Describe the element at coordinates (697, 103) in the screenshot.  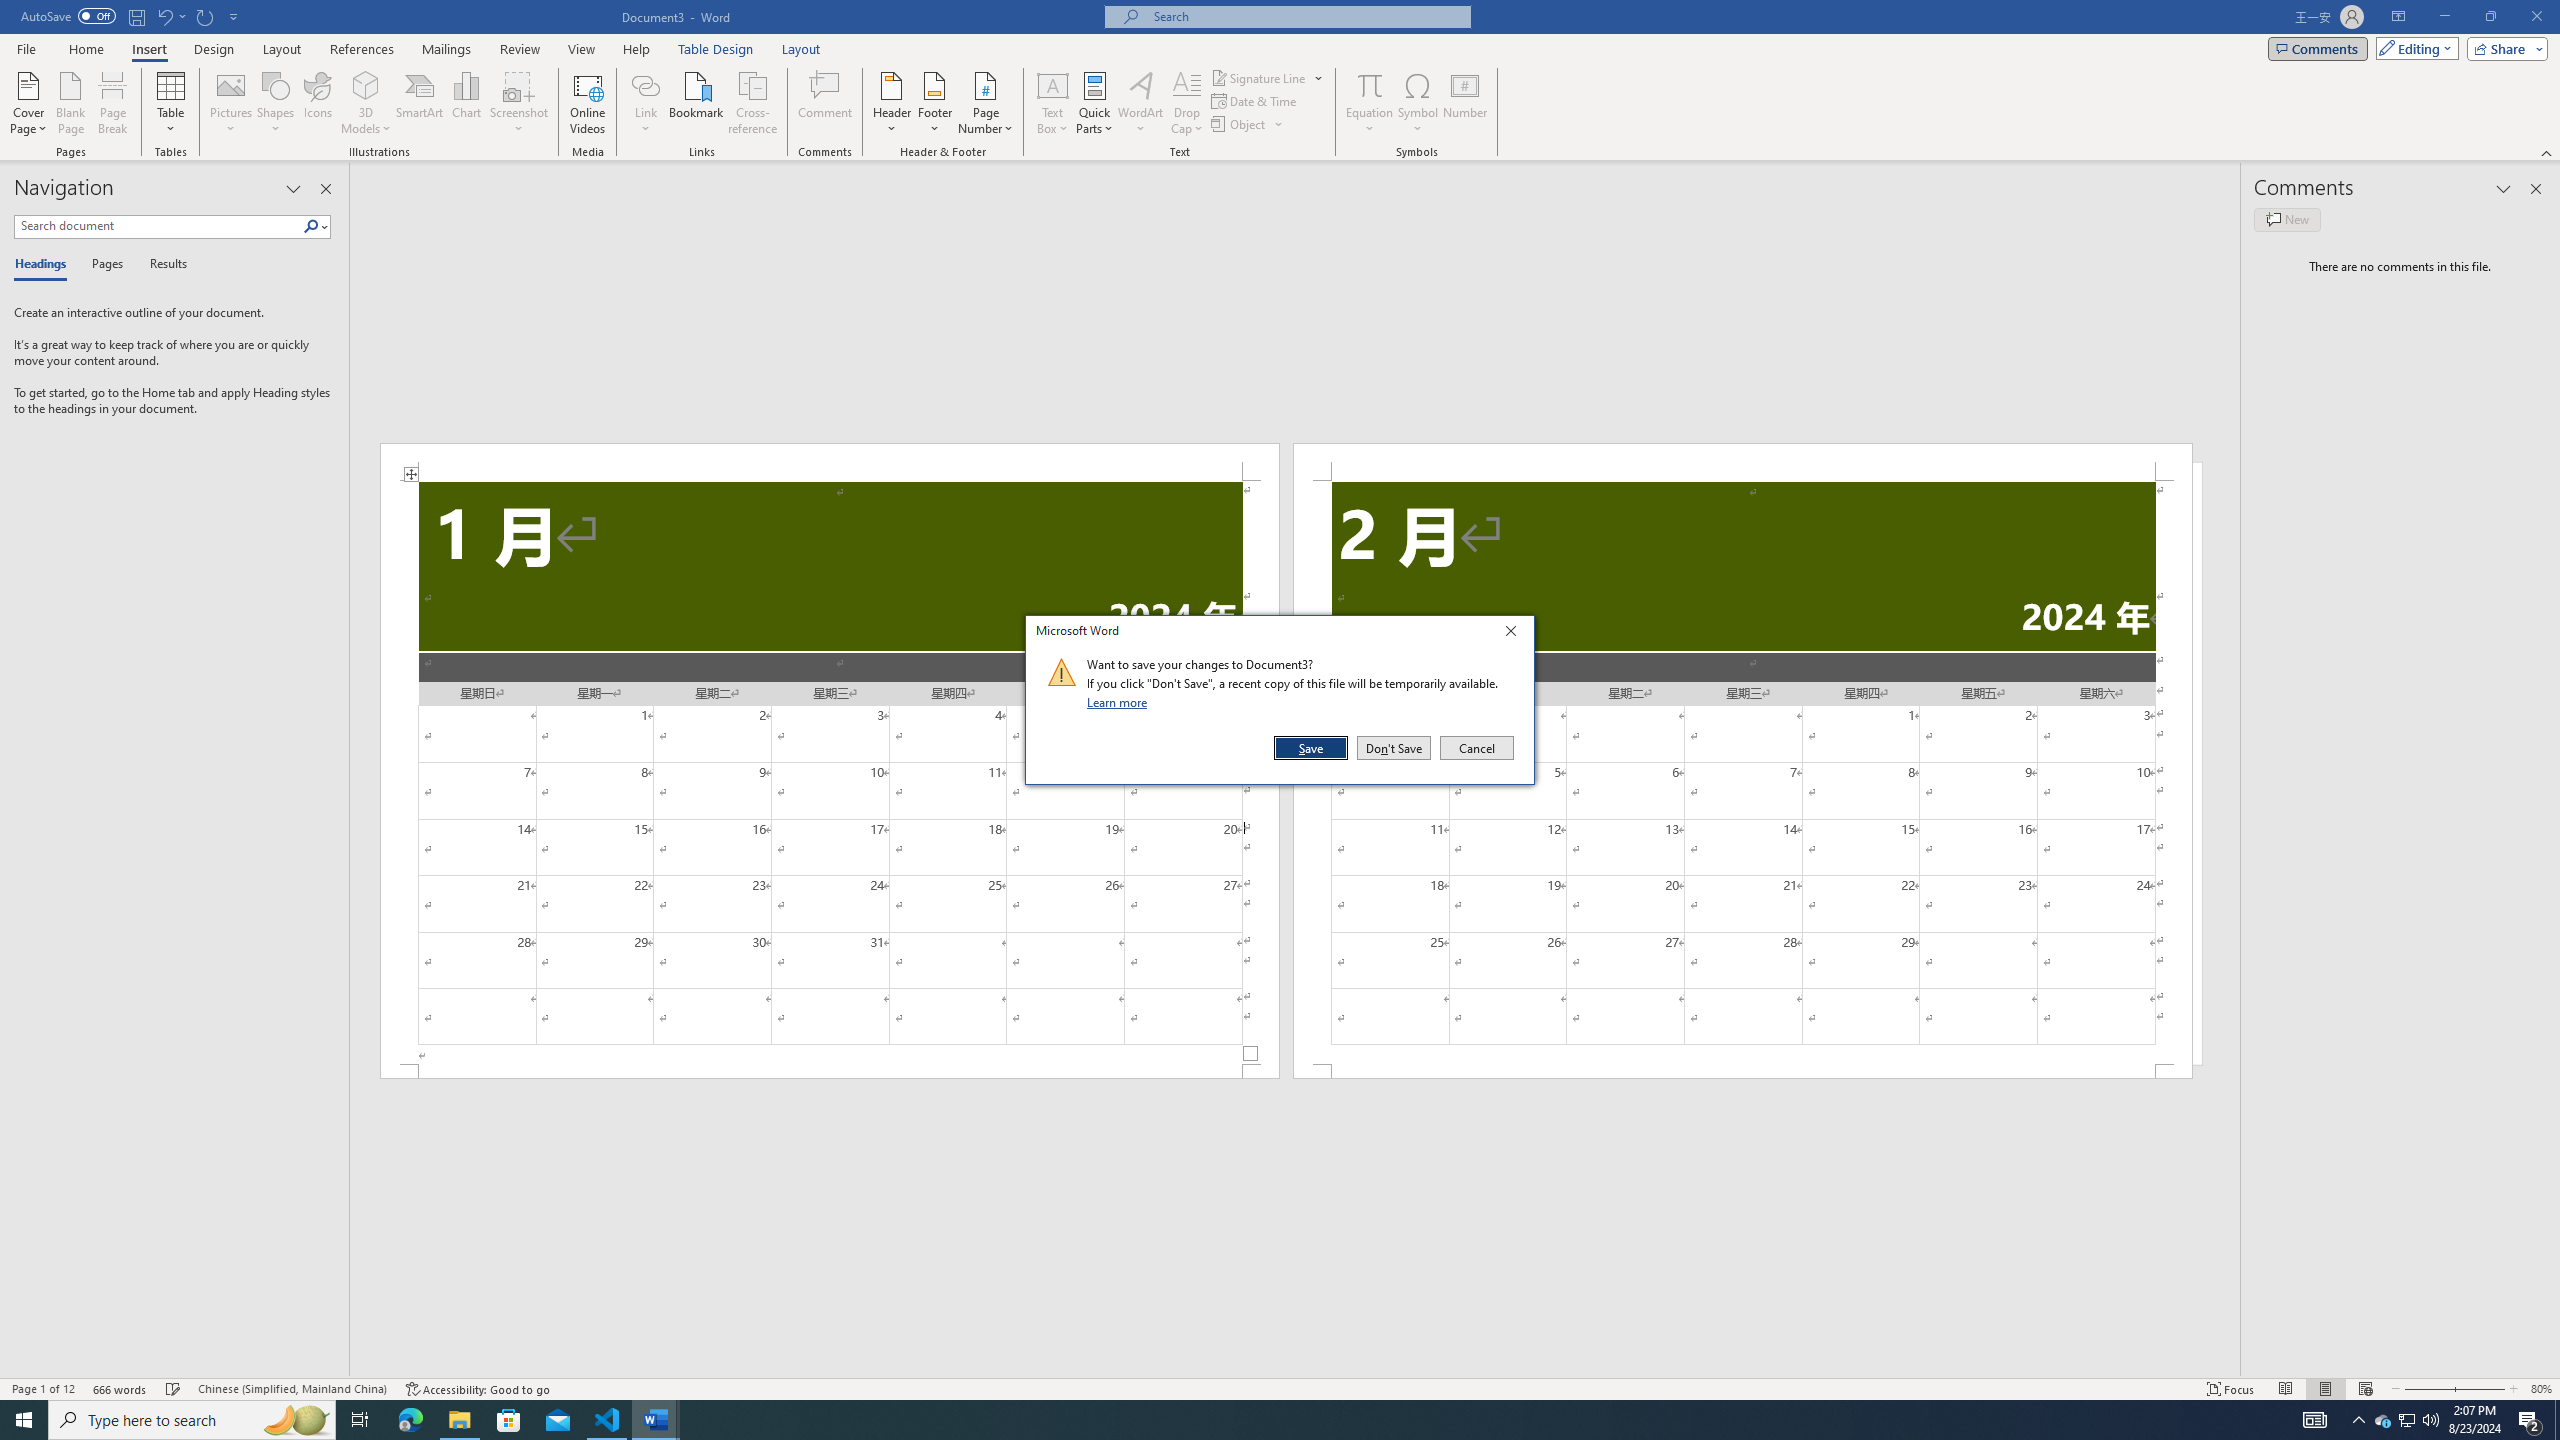
I see `'Bookmark...'` at that location.